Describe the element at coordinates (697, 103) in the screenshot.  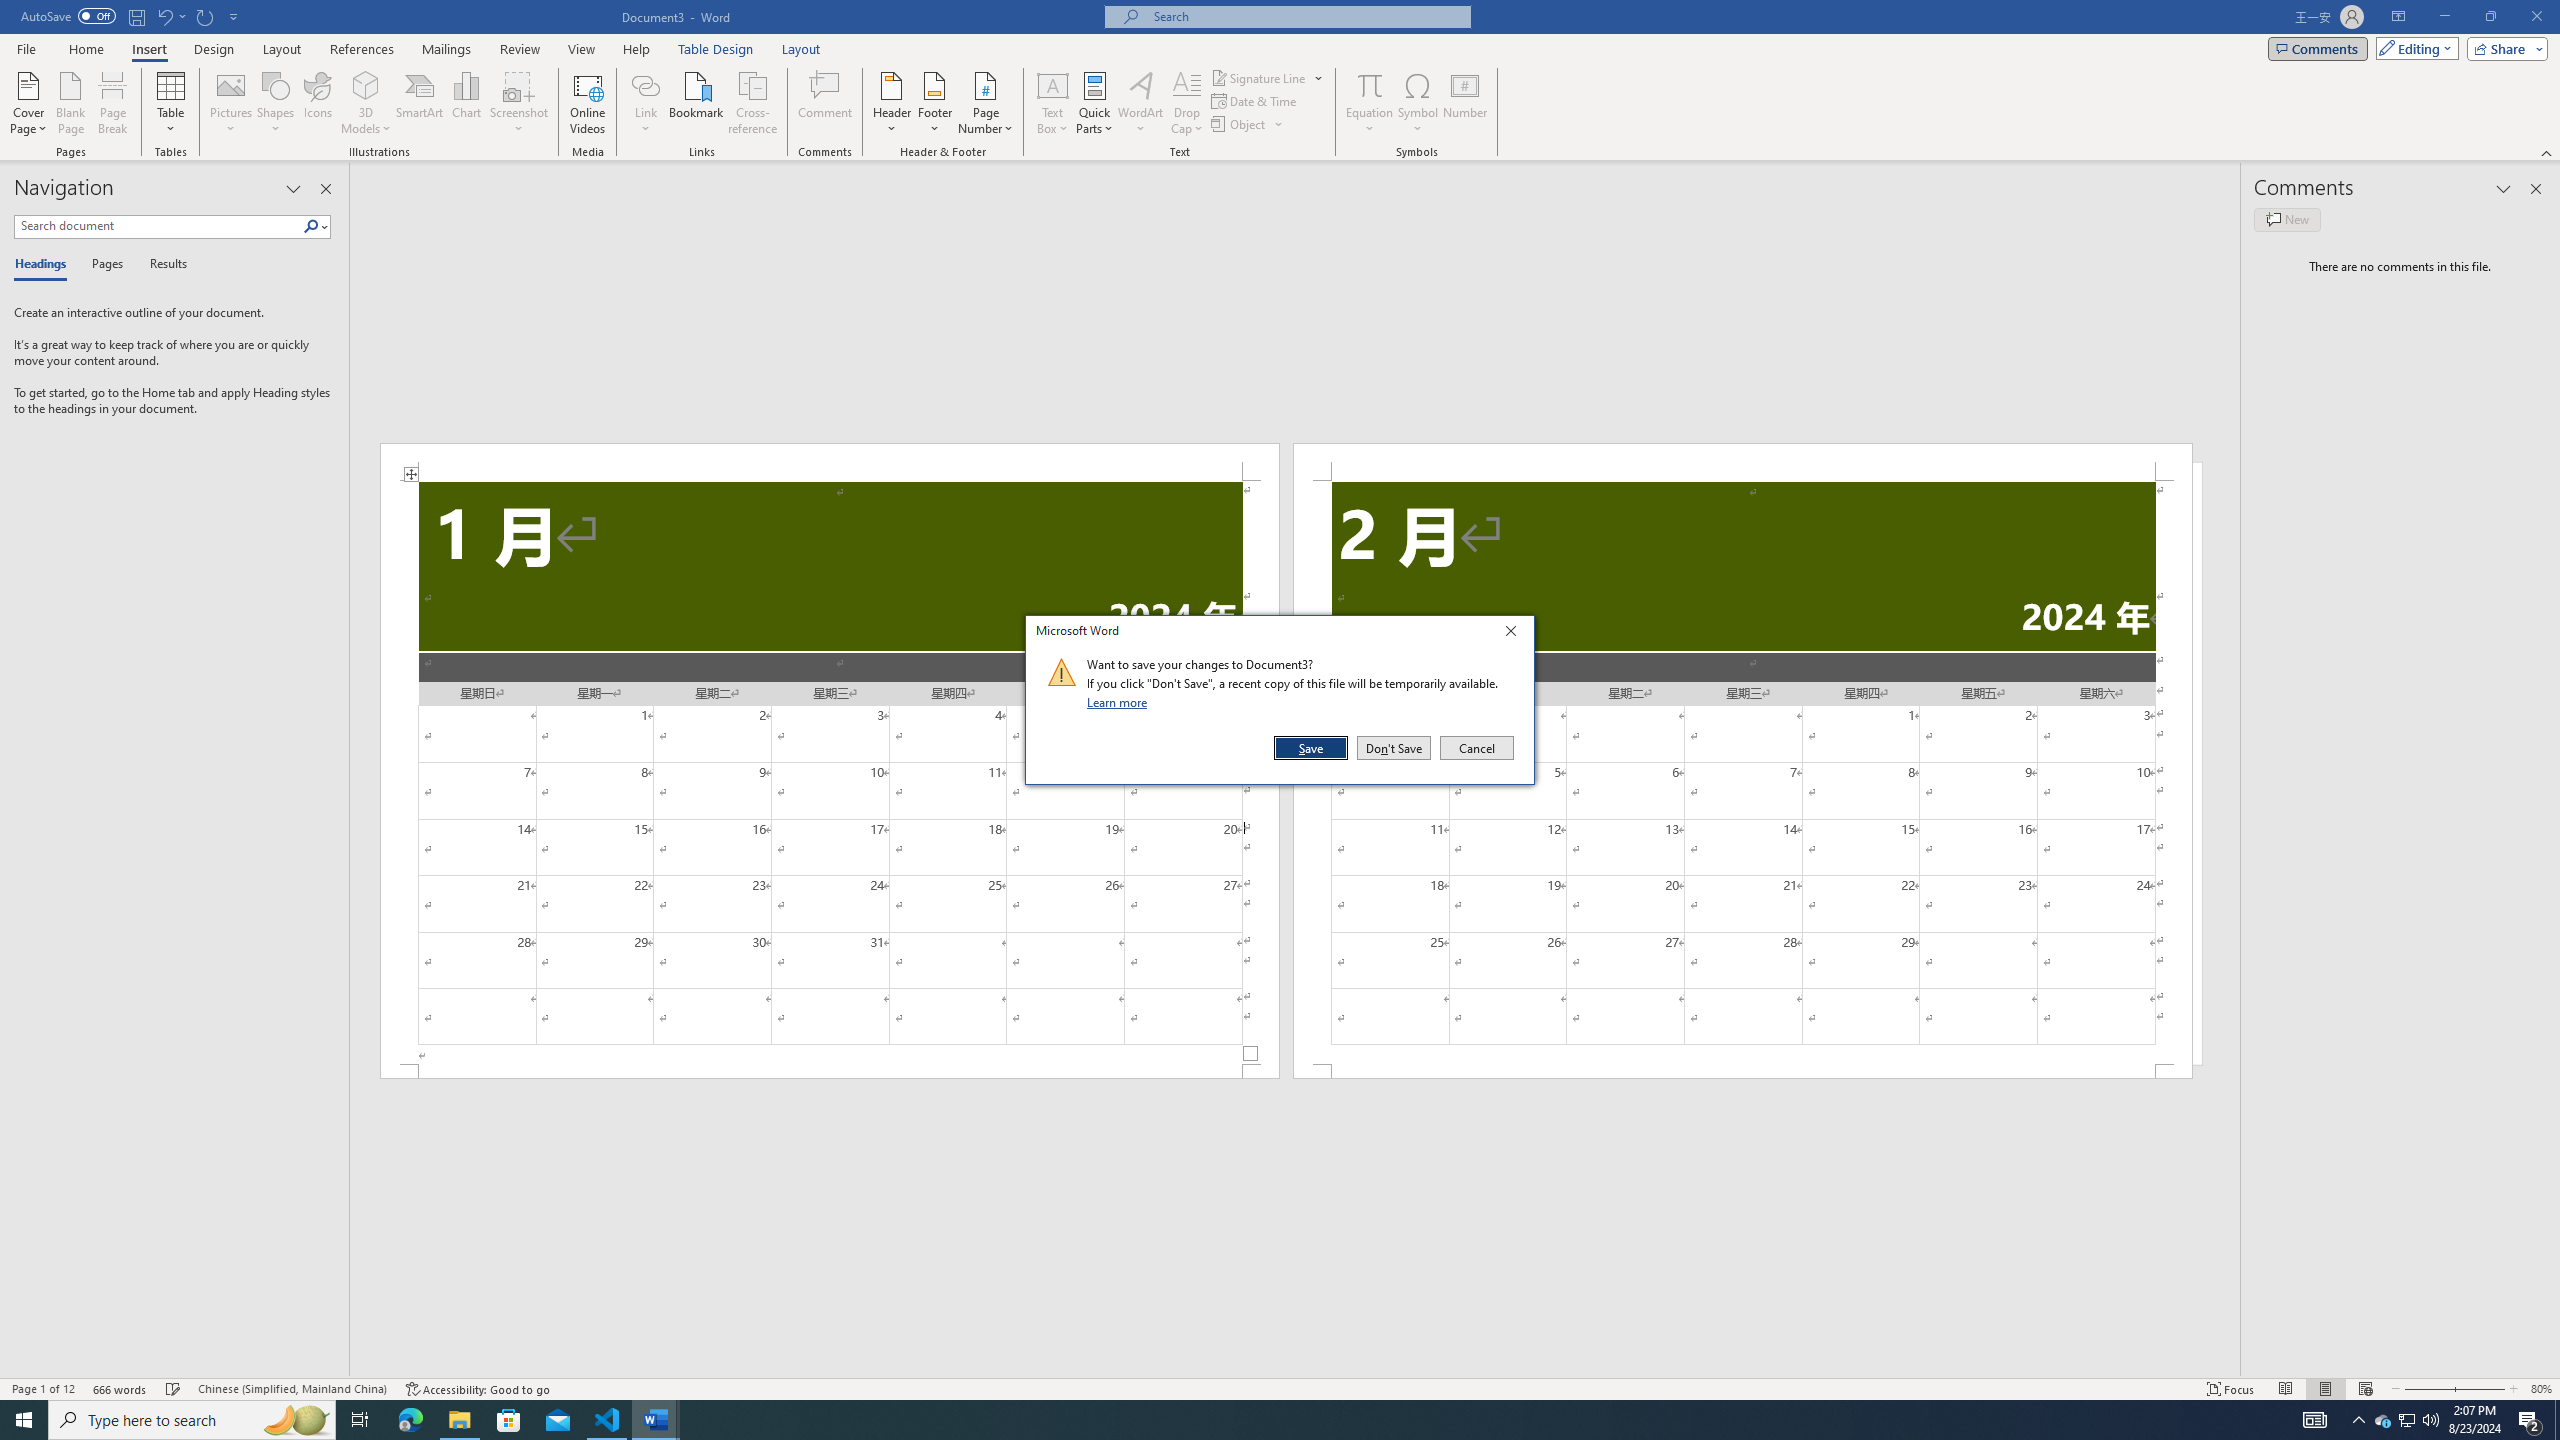
I see `'Bookmark...'` at that location.